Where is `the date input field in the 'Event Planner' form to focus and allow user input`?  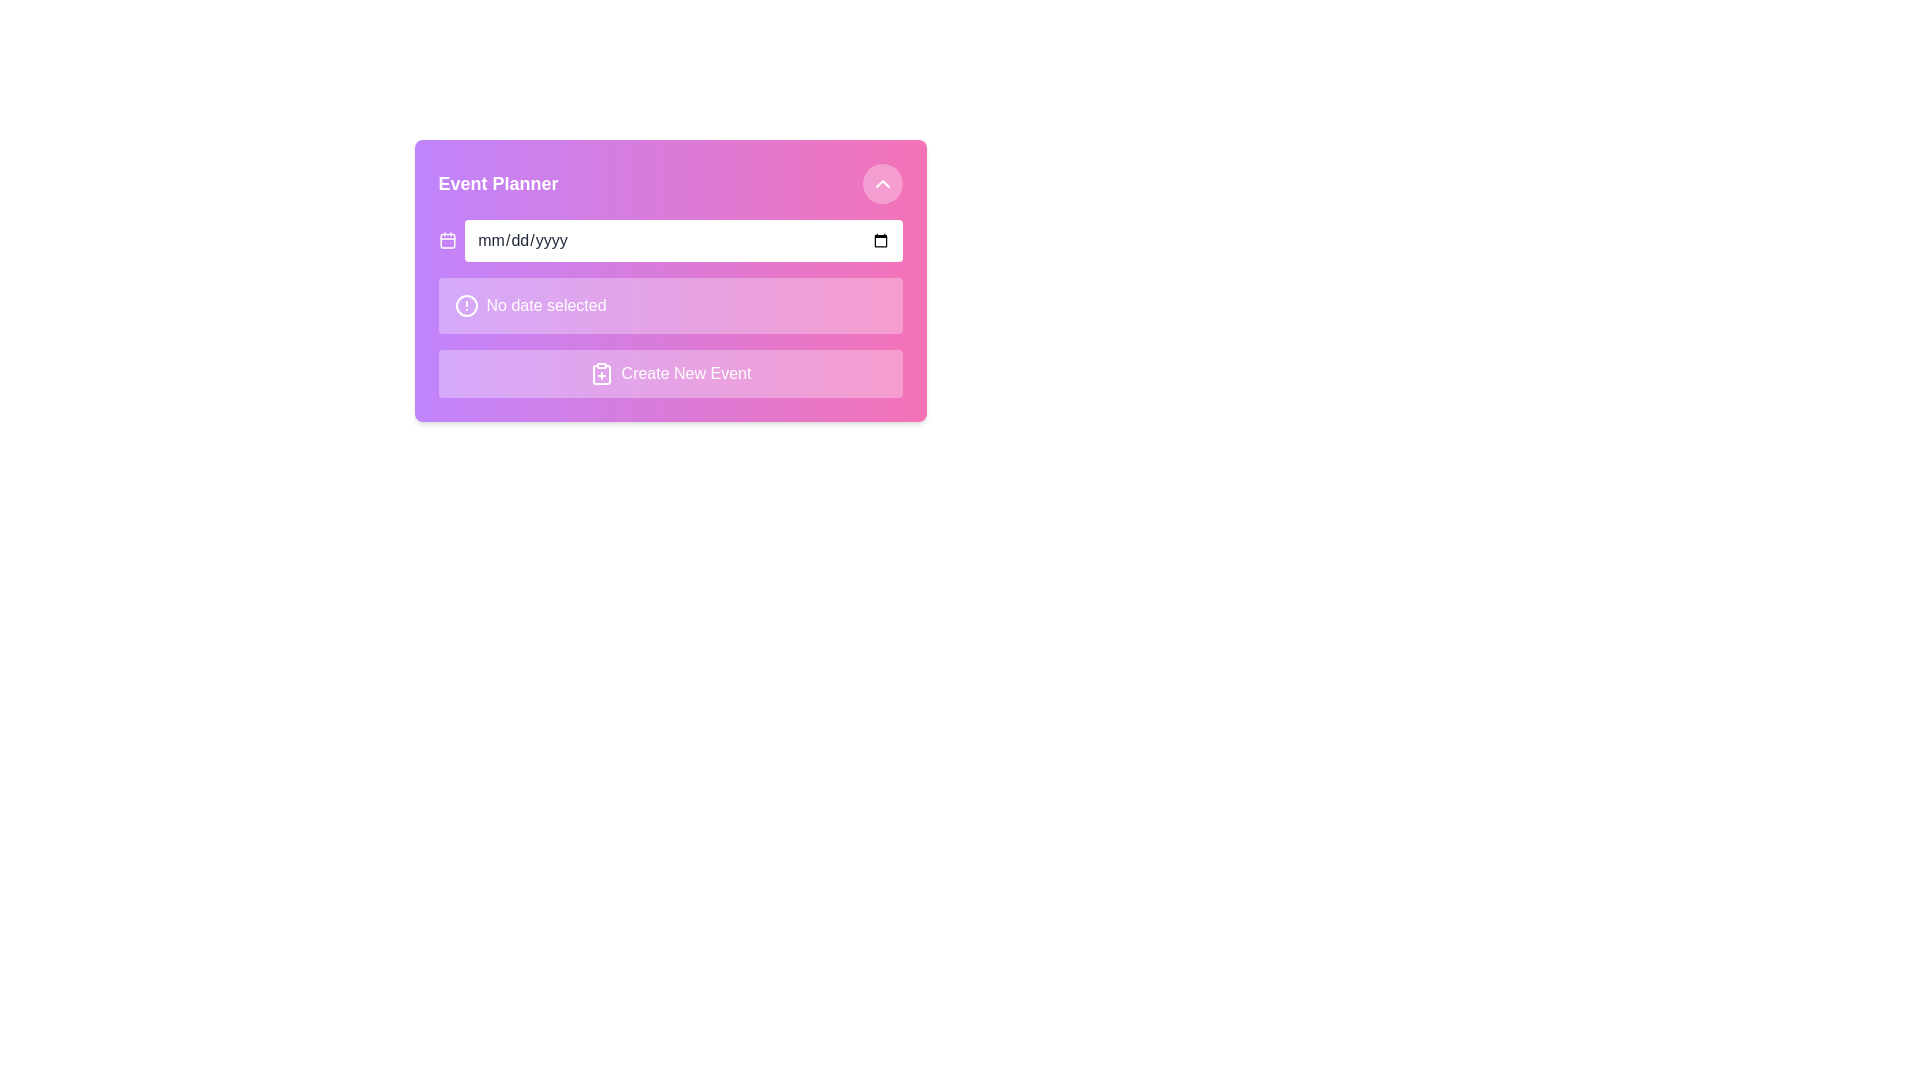
the date input field in the 'Event Planner' form to focus and allow user input is located at coordinates (683, 239).